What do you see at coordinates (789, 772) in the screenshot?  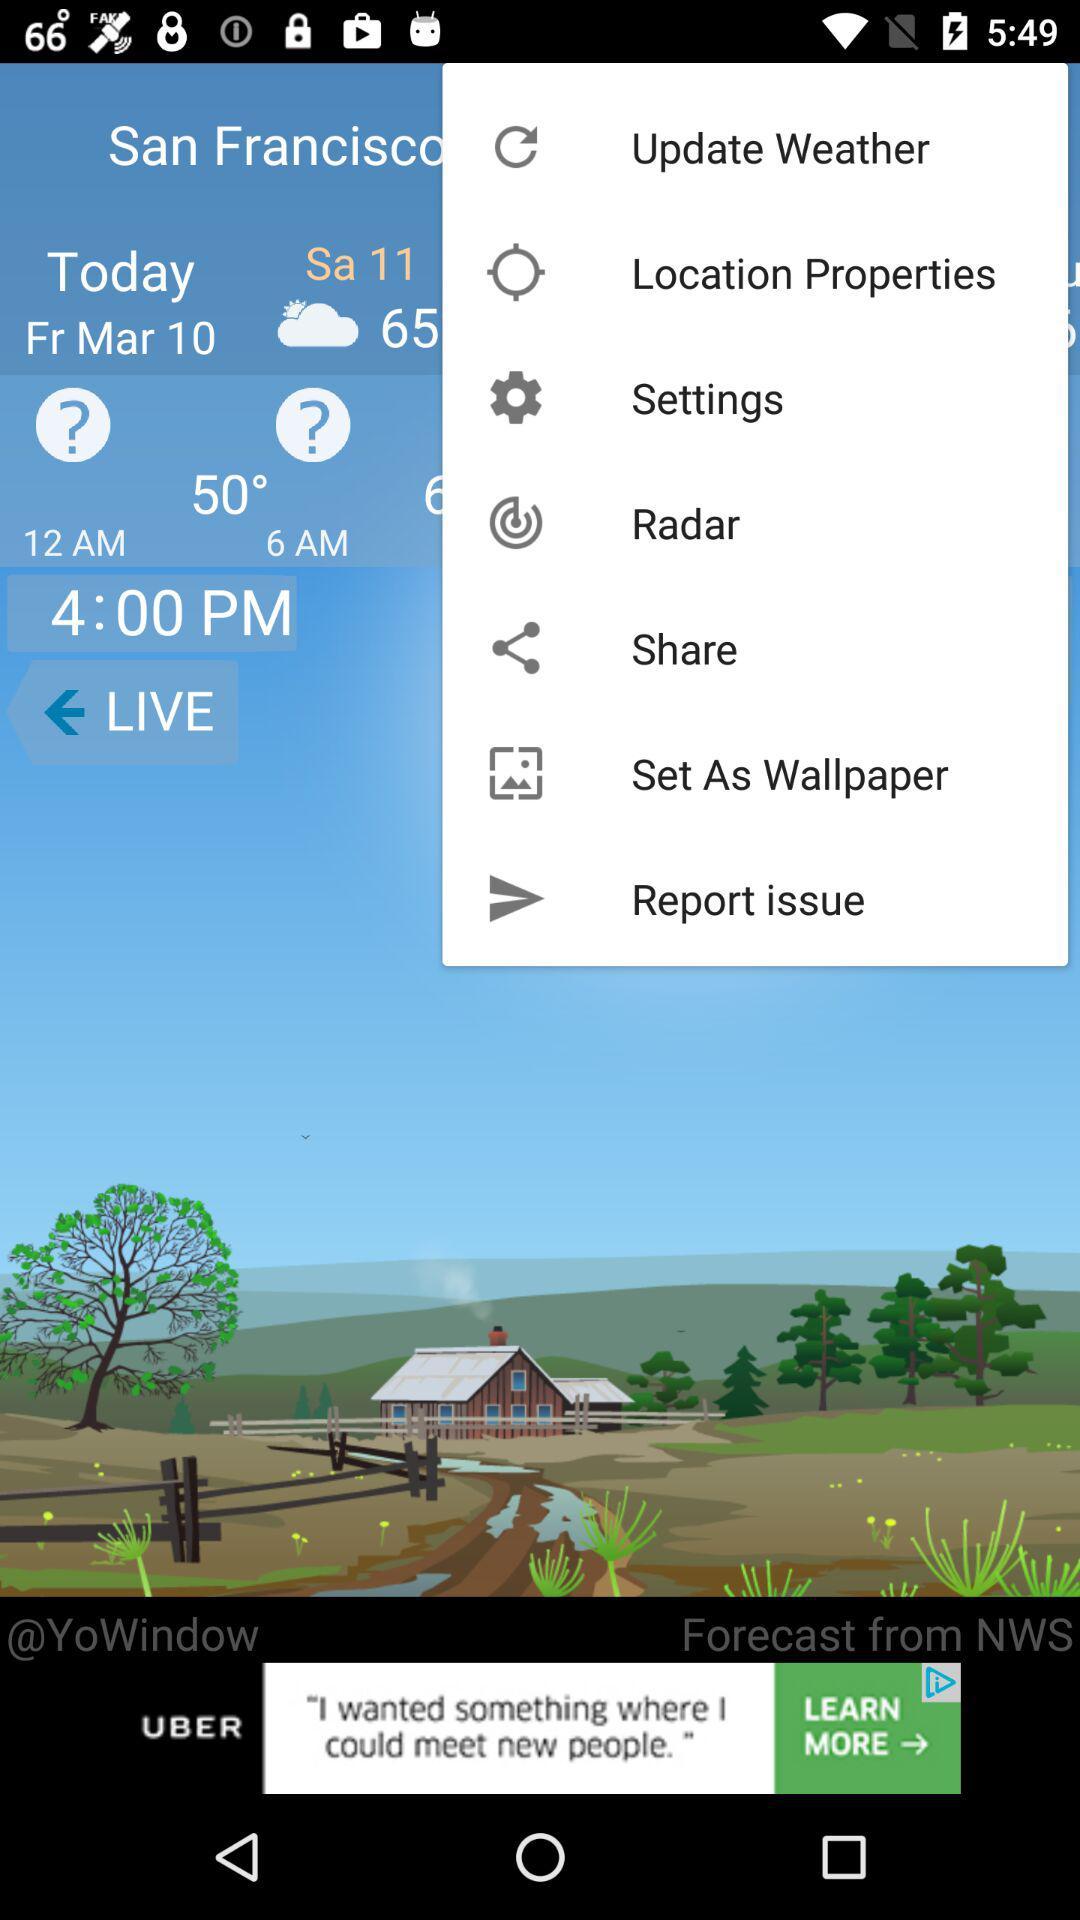 I see `the set as wallpaper` at bounding box center [789, 772].